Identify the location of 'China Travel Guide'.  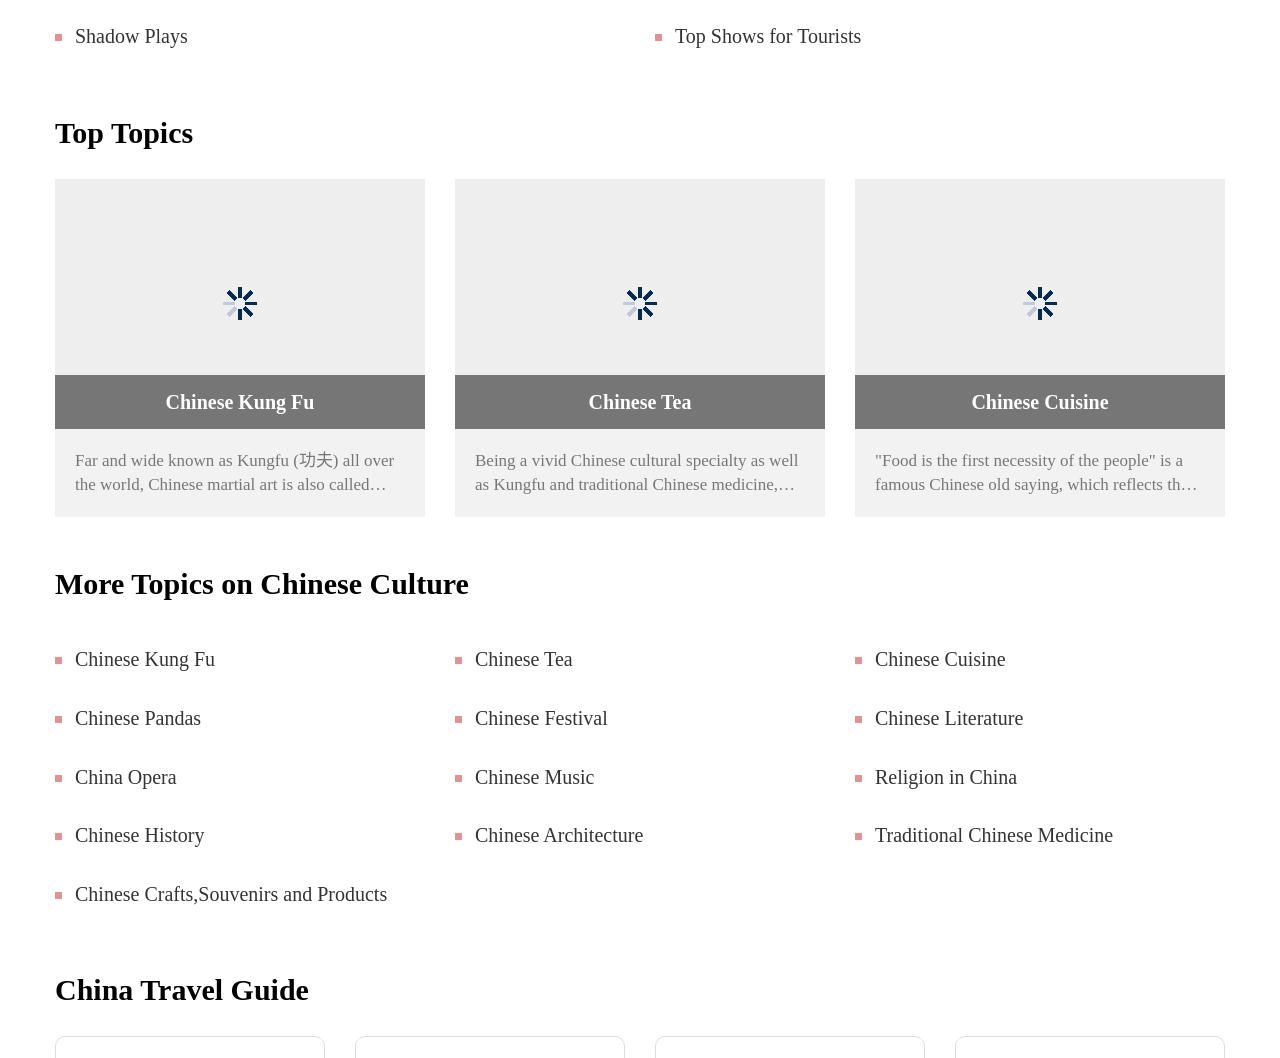
(181, 988).